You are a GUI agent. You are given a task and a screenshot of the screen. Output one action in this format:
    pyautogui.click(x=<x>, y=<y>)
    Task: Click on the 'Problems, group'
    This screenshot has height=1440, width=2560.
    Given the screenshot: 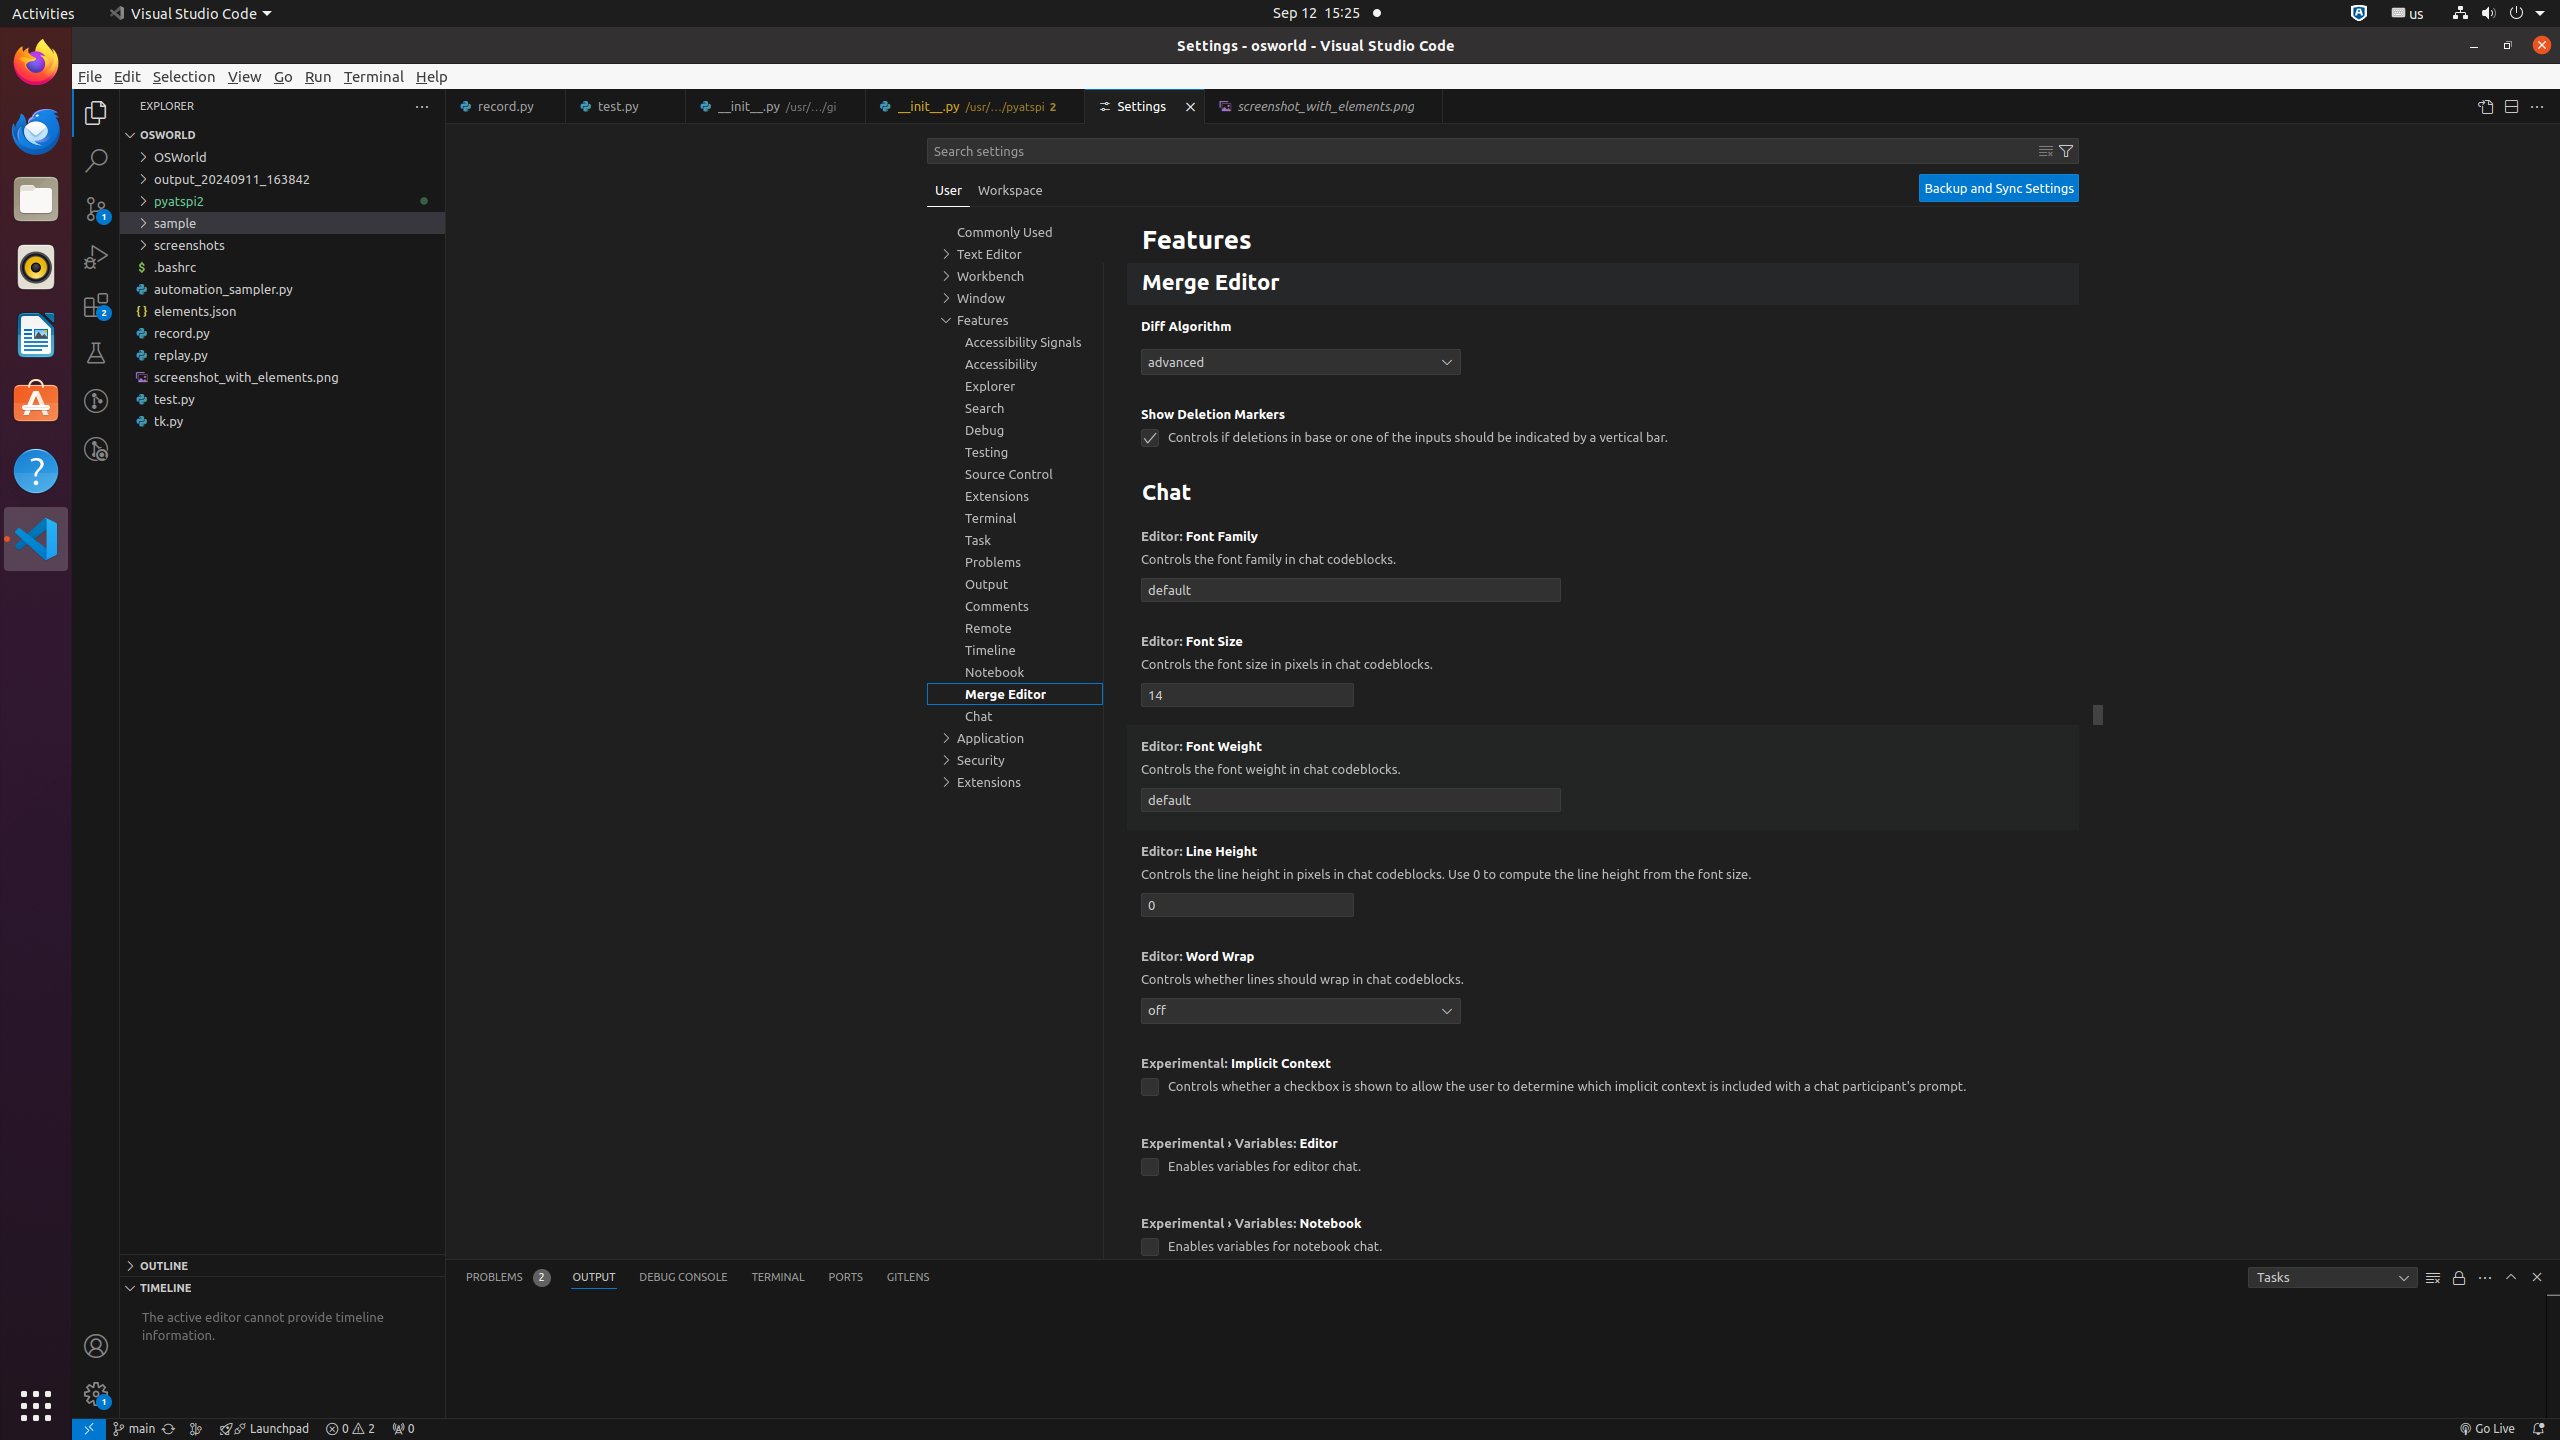 What is the action you would take?
    pyautogui.click(x=1015, y=562)
    